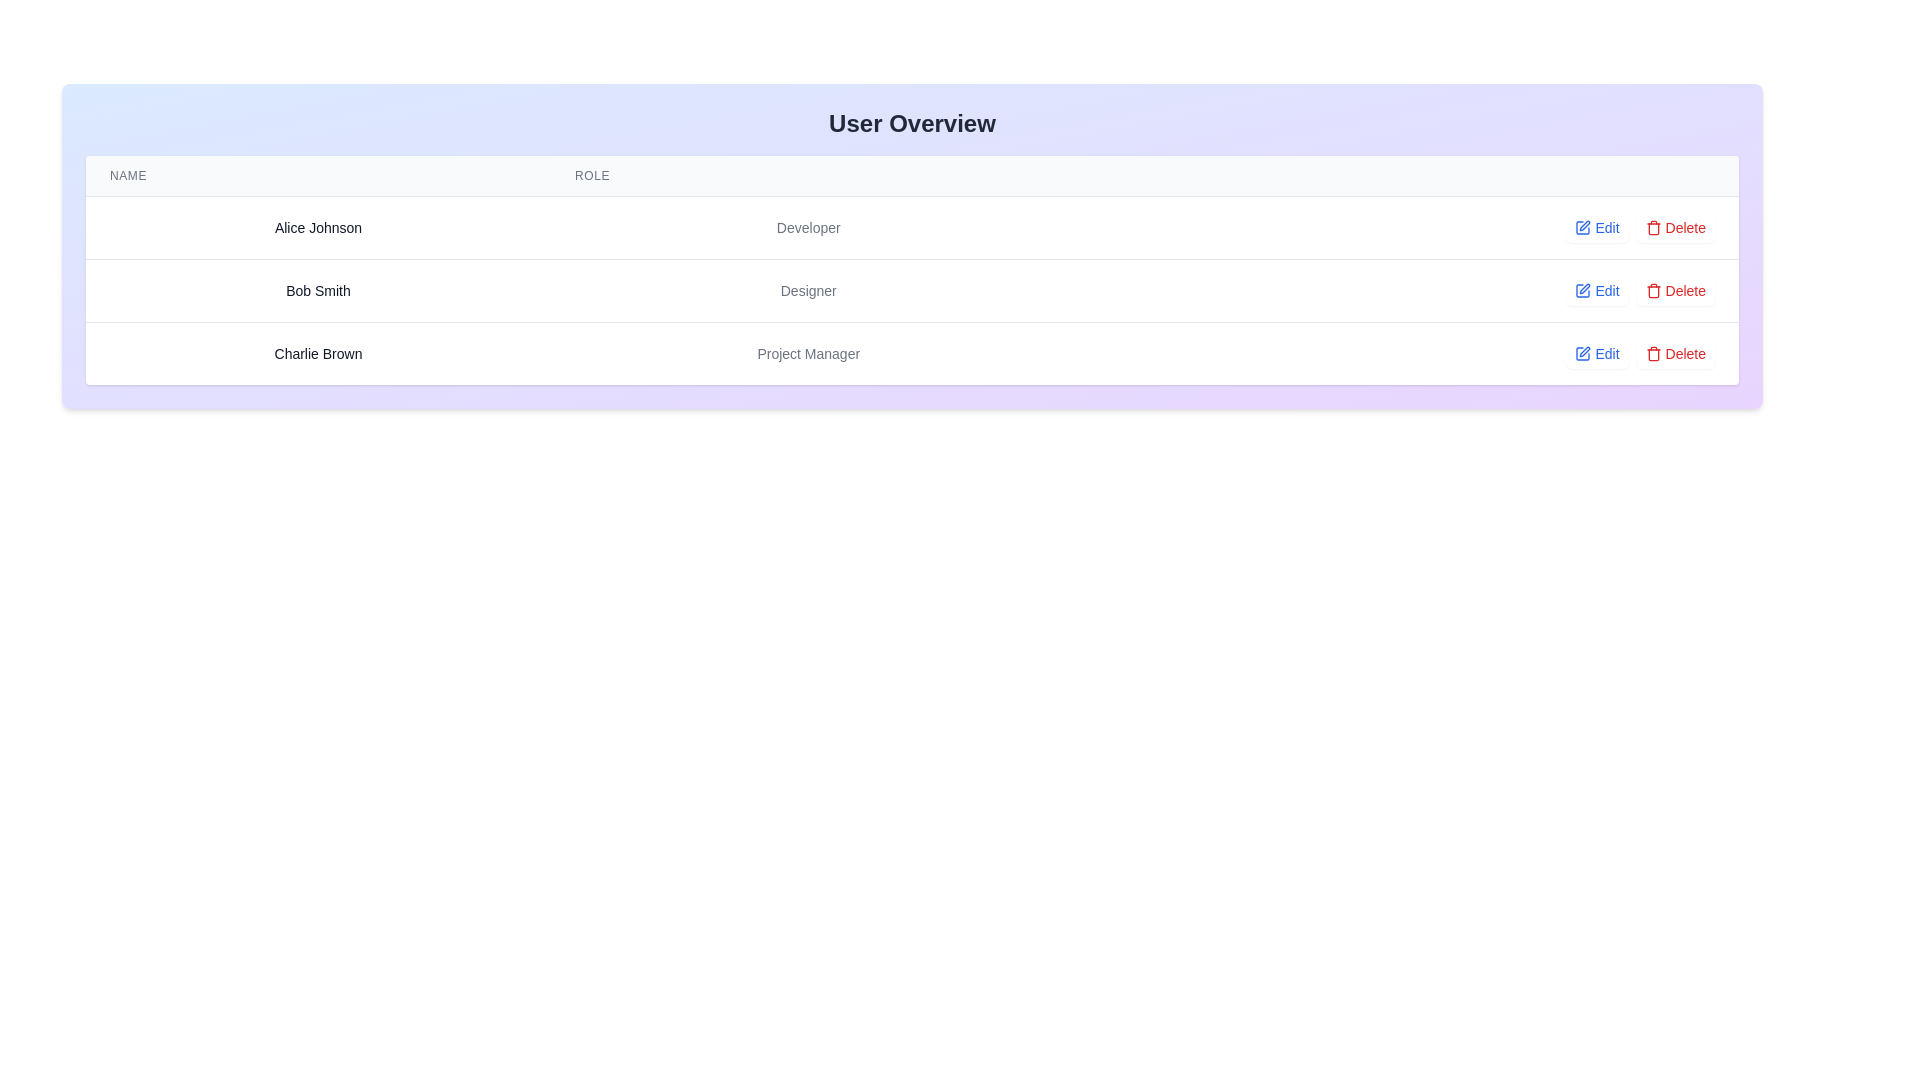 This screenshot has width=1920, height=1080. I want to click on the first 'Edit' button associated with 'Alice Johnson', 'Developer', so click(1596, 226).